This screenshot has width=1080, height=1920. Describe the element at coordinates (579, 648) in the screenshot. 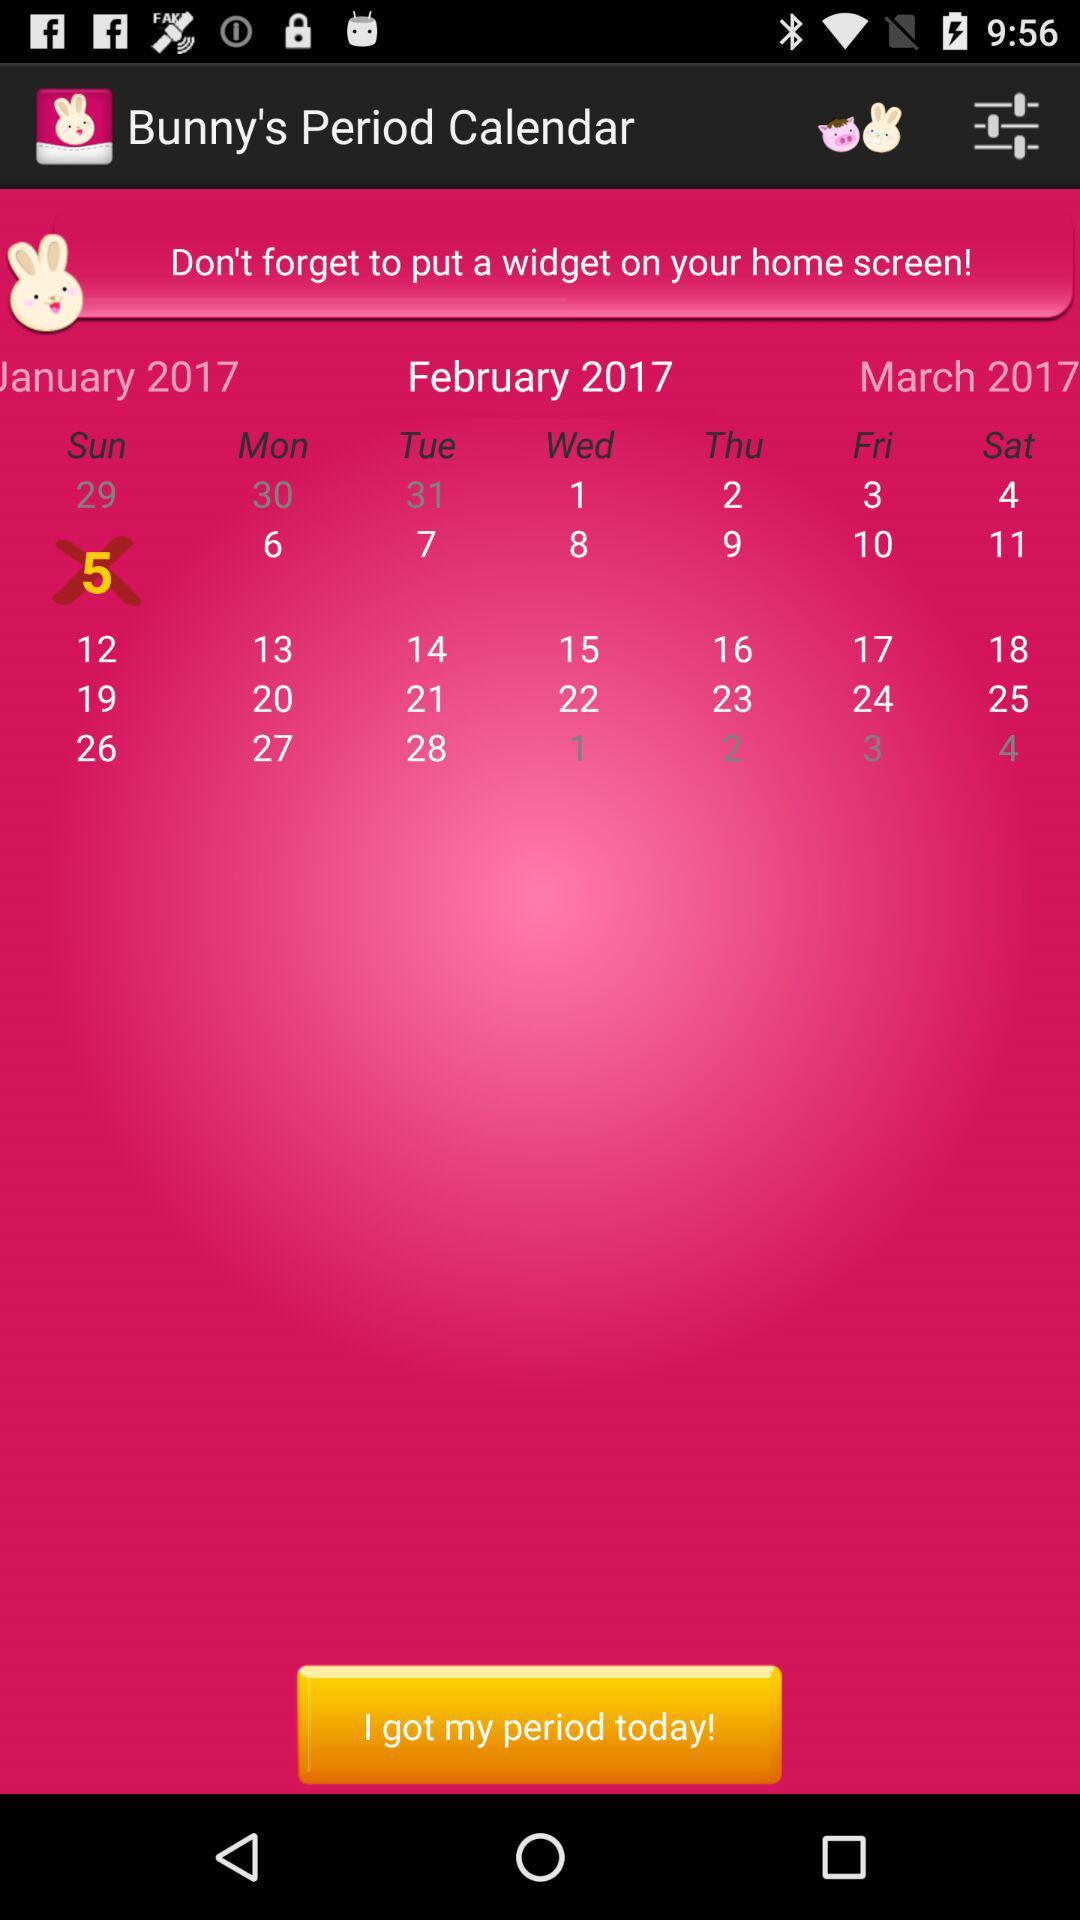

I see `15` at that location.